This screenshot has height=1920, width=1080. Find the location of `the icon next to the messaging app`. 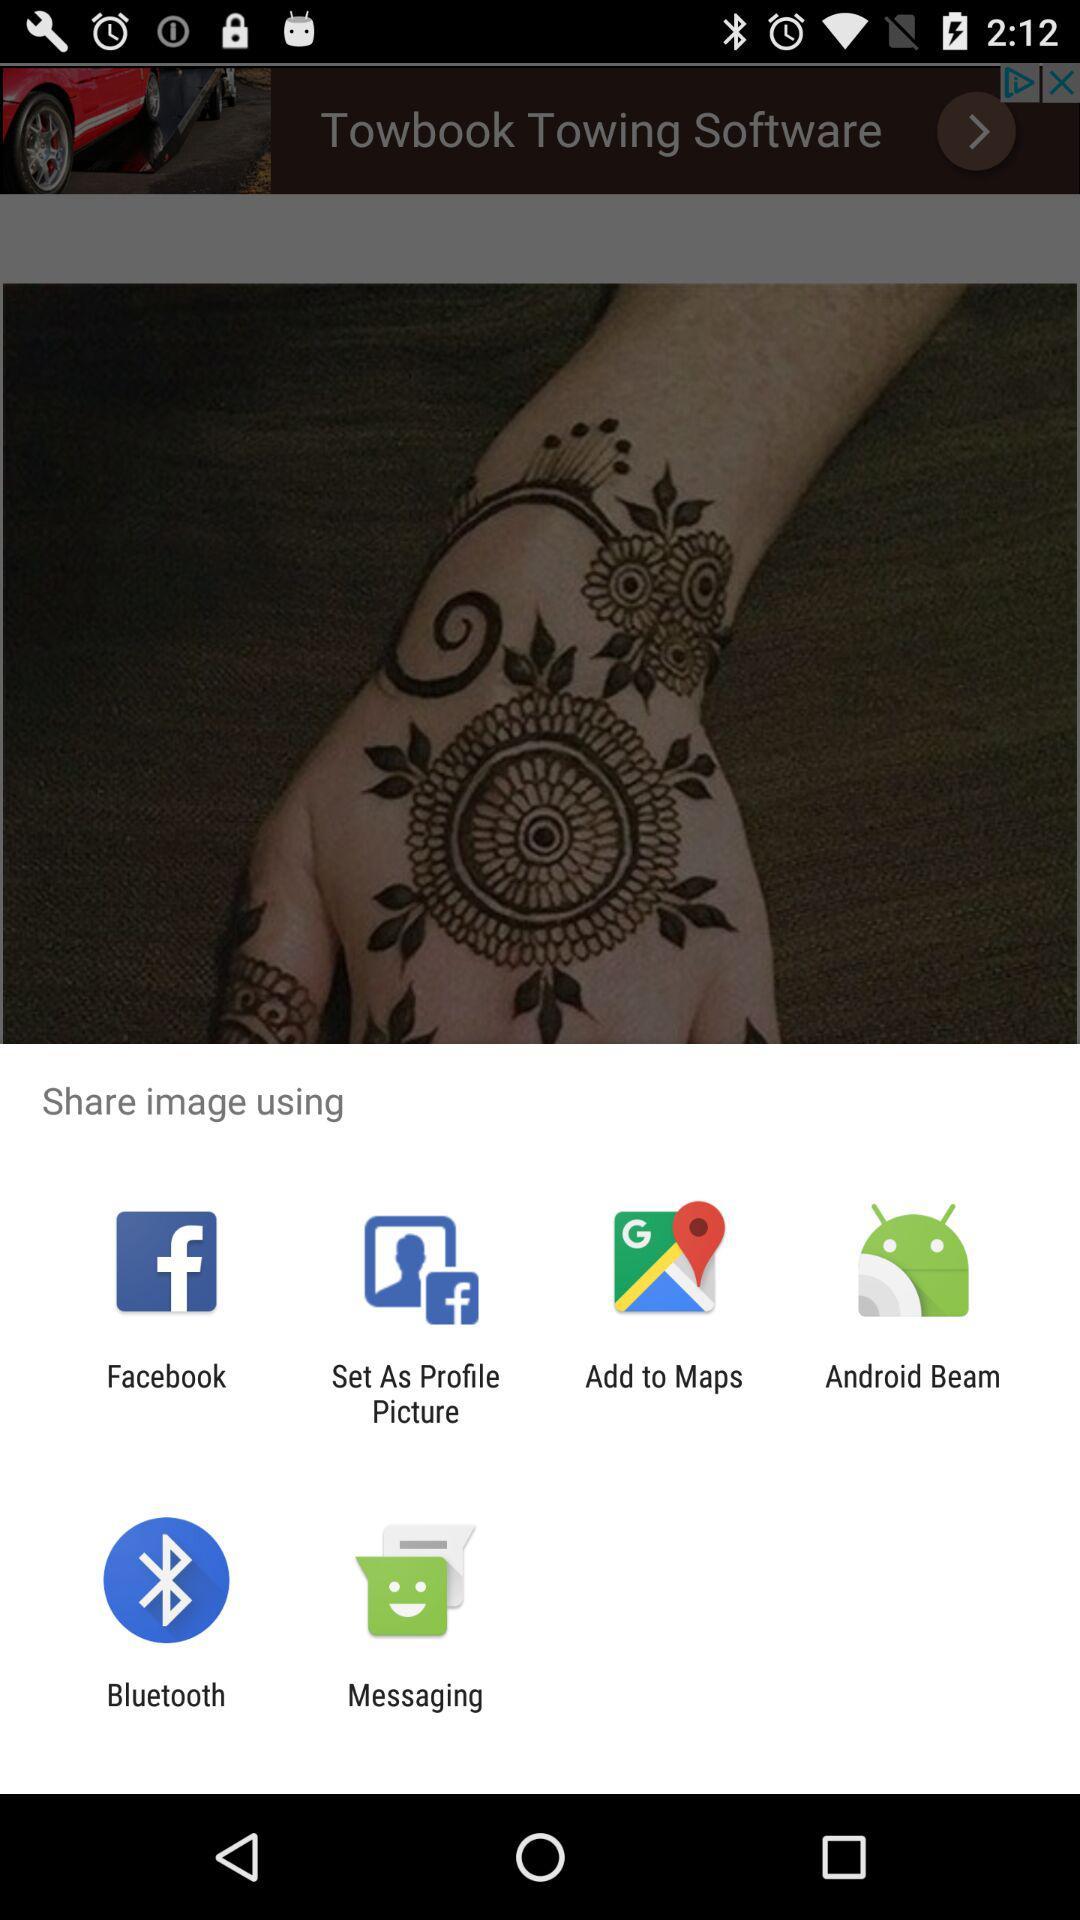

the icon next to the messaging app is located at coordinates (165, 1711).